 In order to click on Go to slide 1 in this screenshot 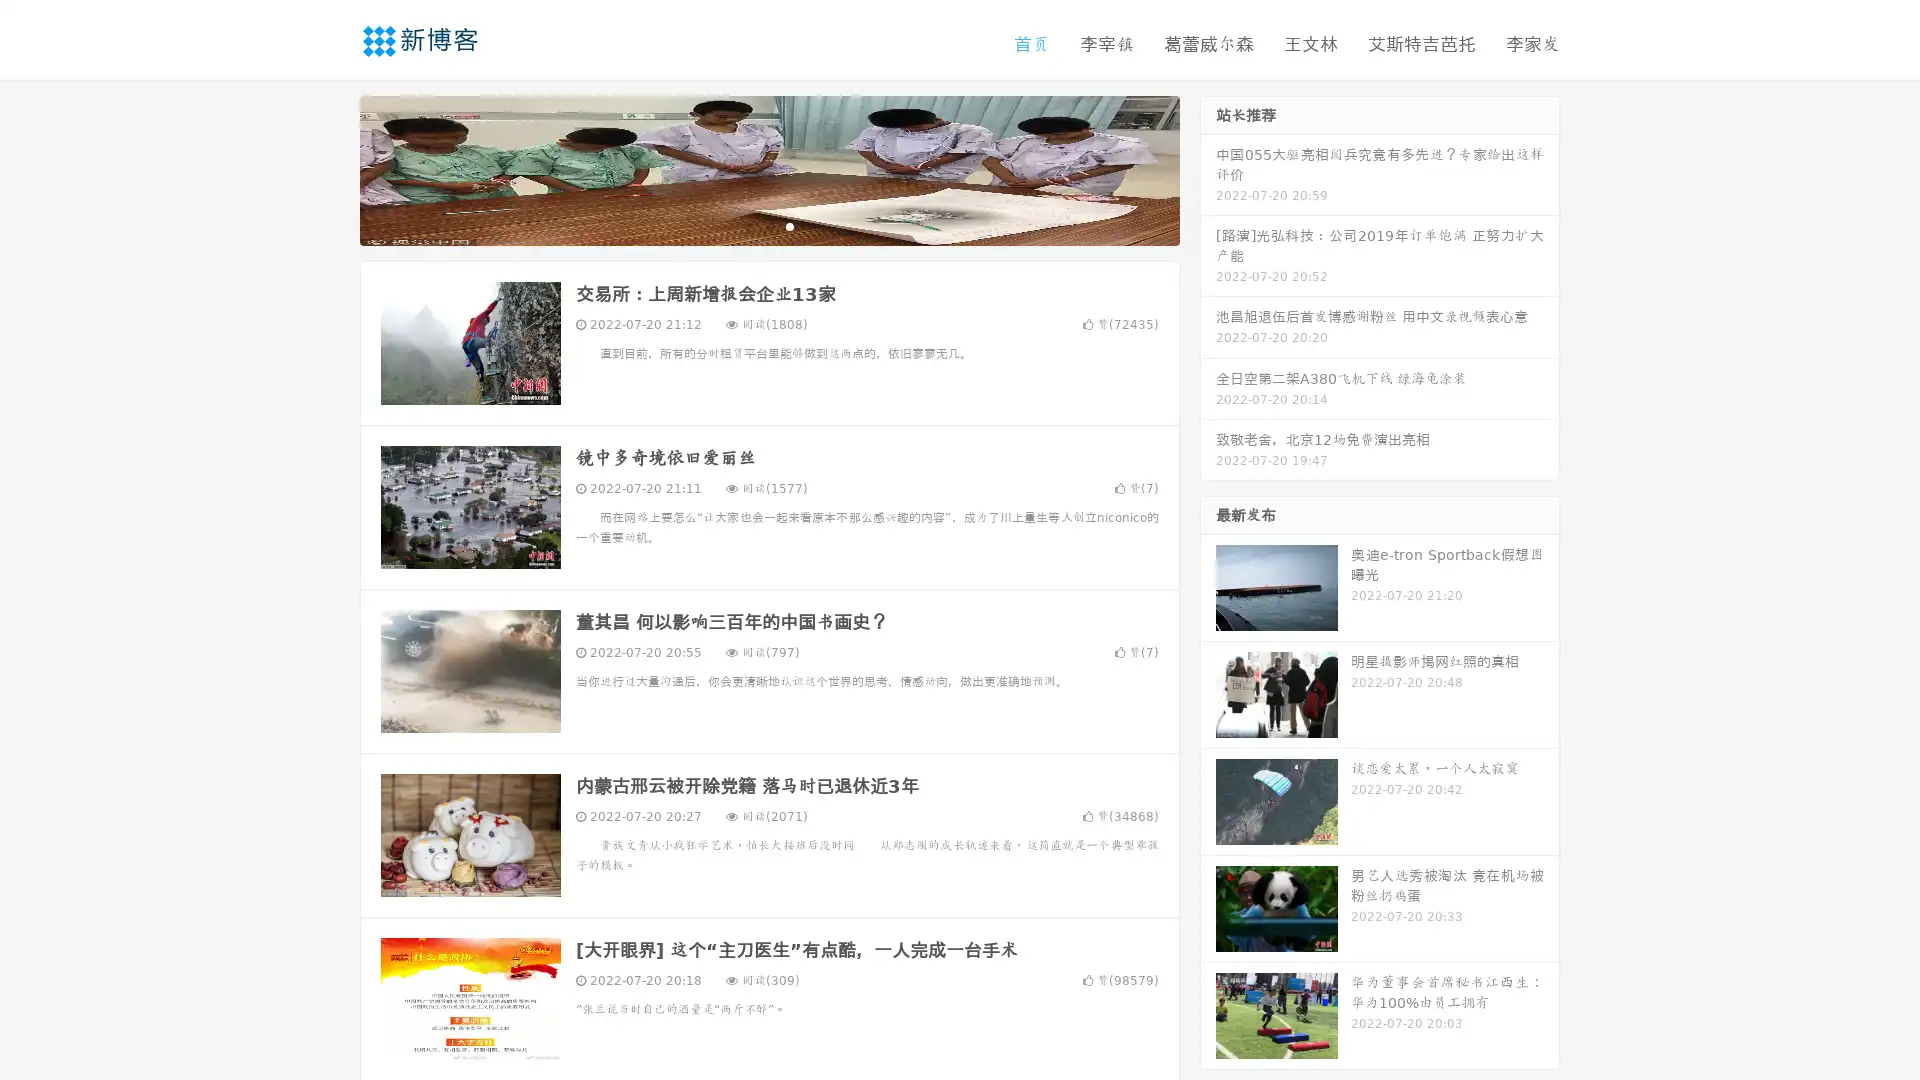, I will do `click(748, 225)`.